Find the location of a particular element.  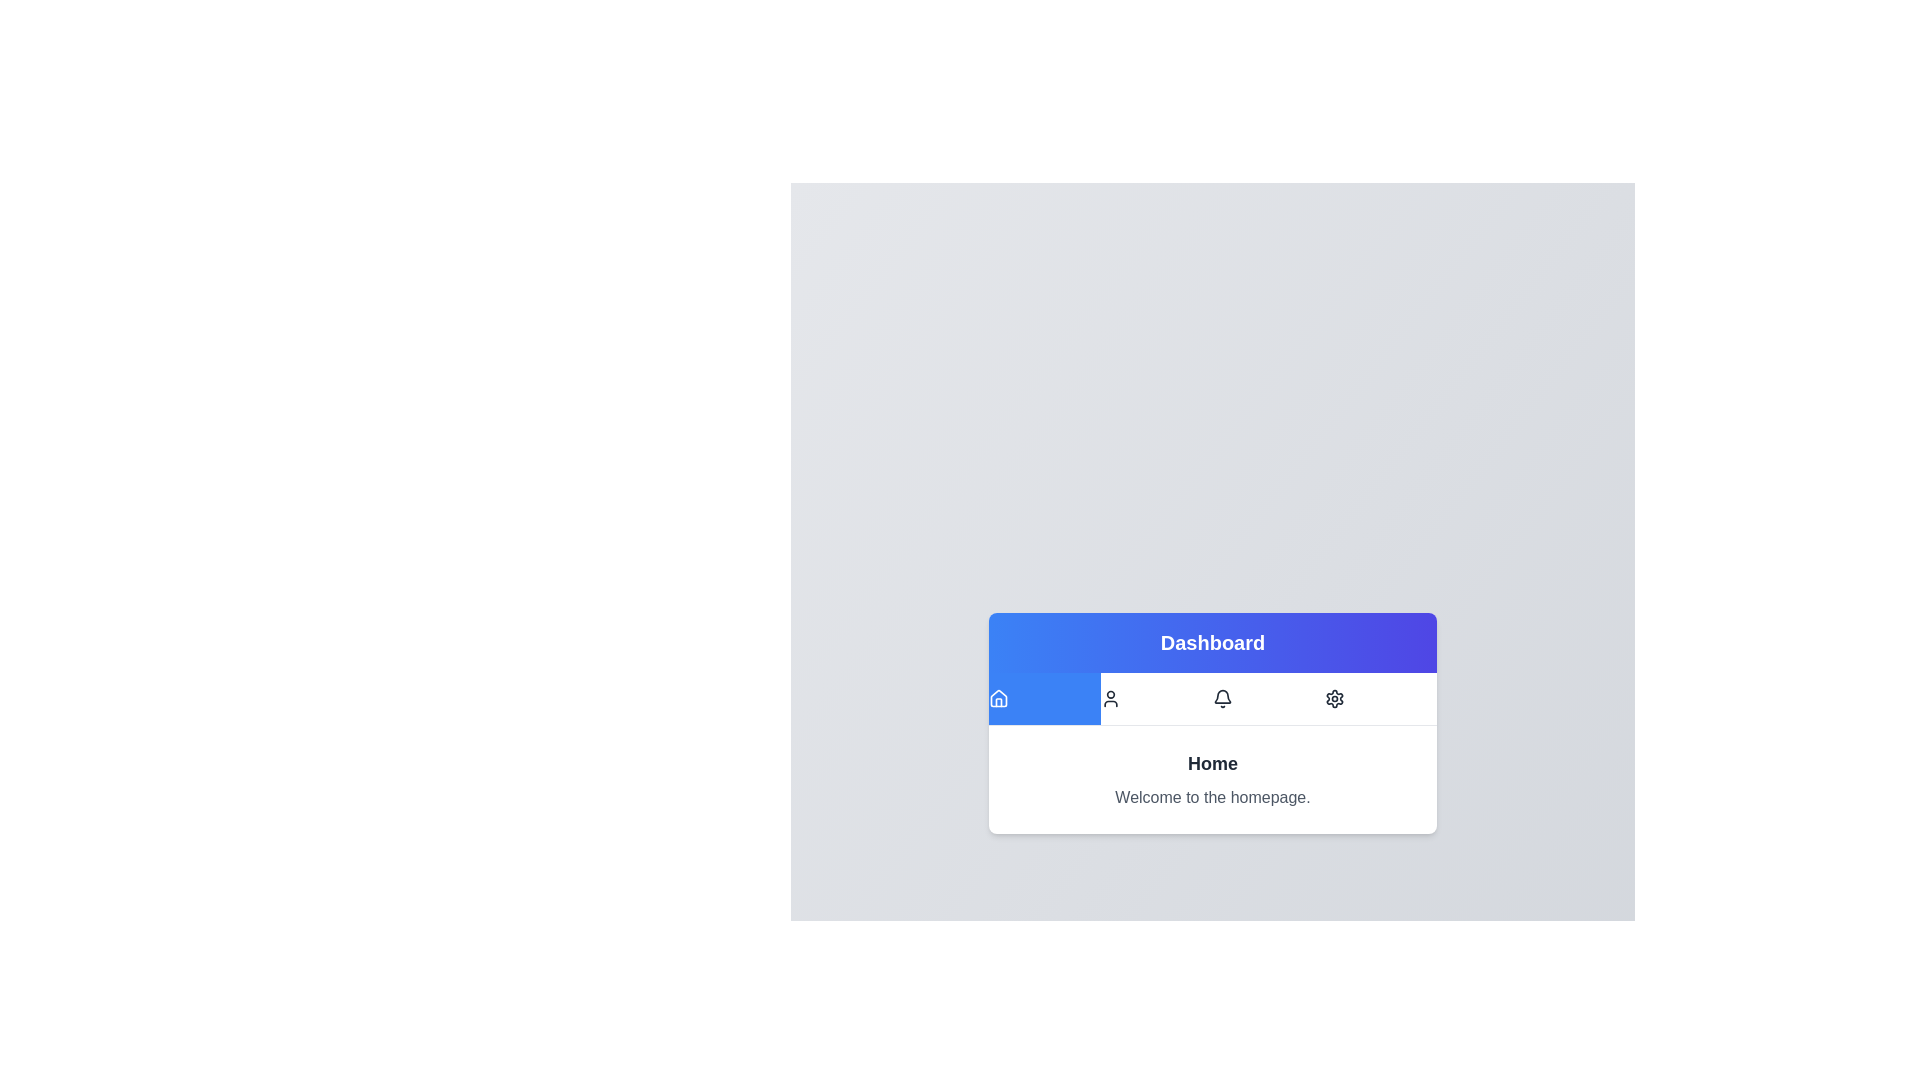

the header area and confirm its content visually is located at coordinates (1212, 642).